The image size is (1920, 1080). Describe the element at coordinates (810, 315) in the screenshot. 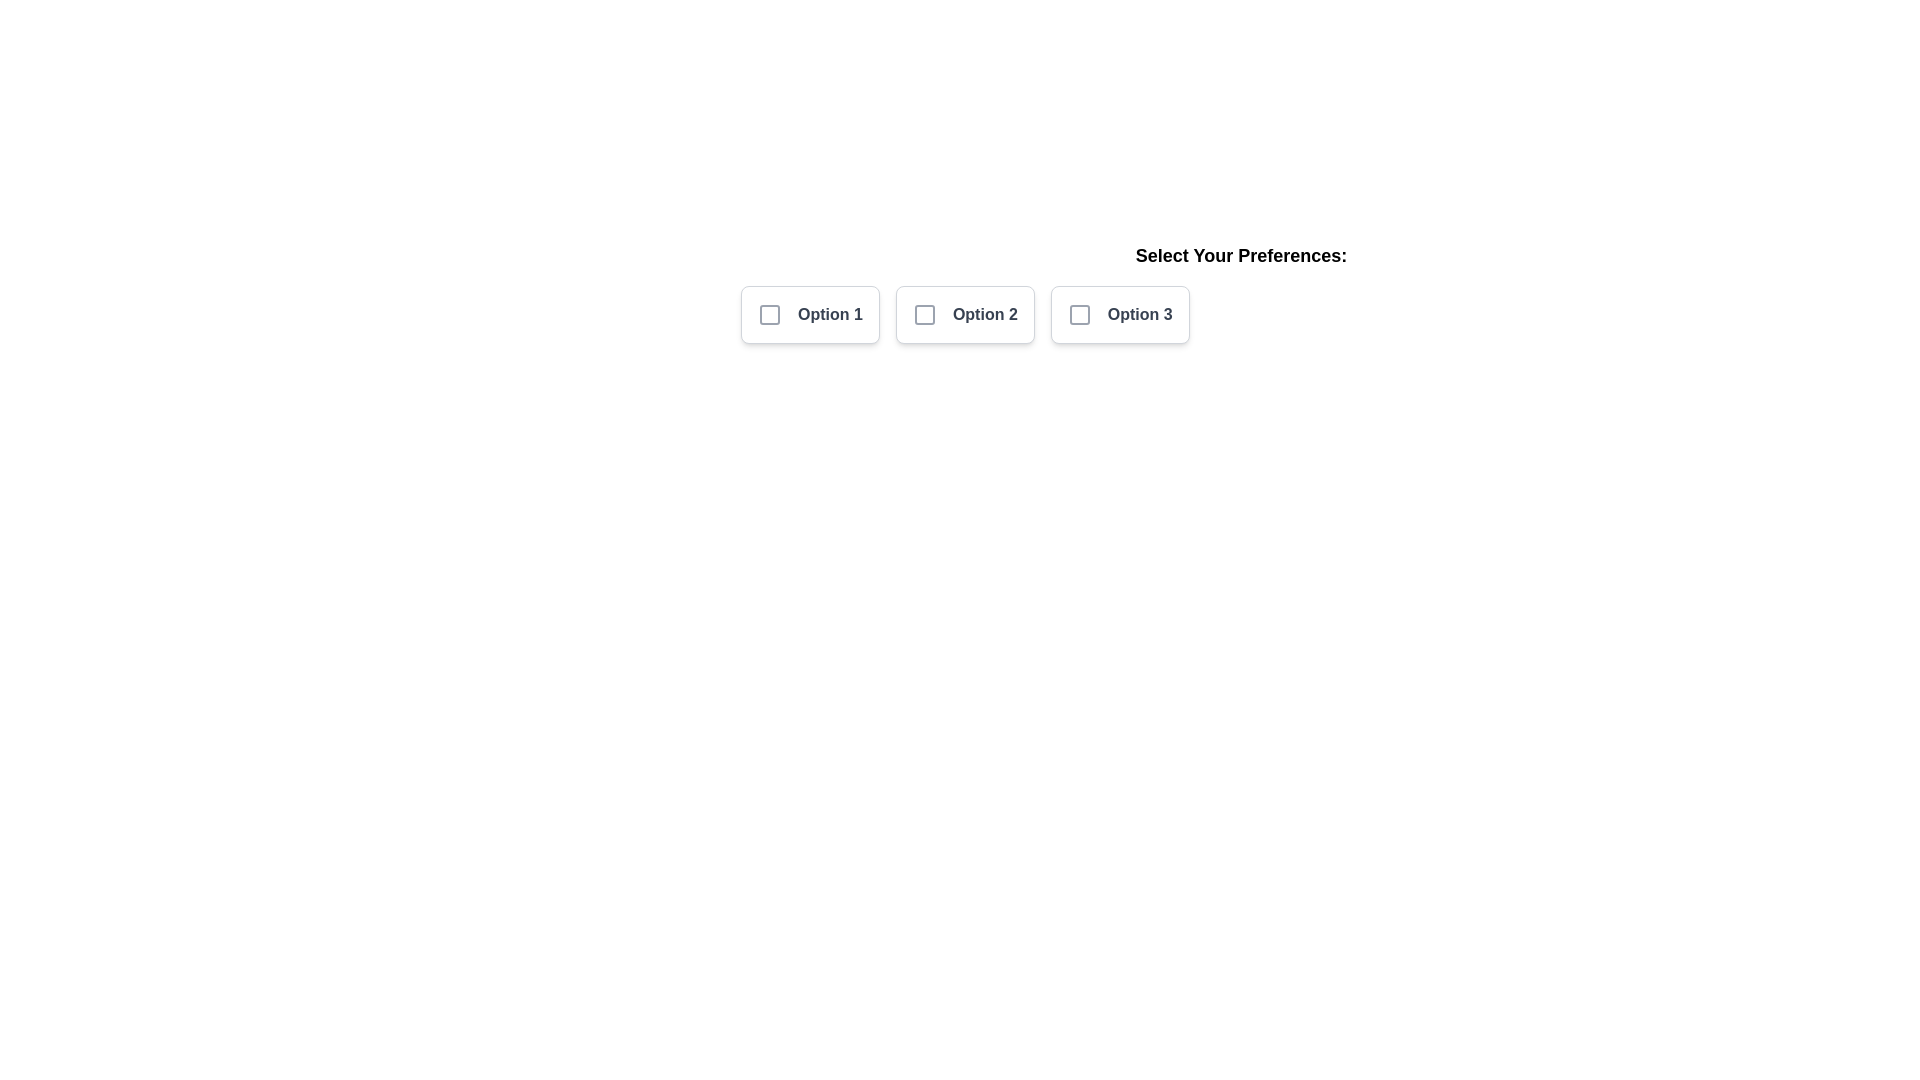

I see `the 'Option 1' checkbox` at that location.